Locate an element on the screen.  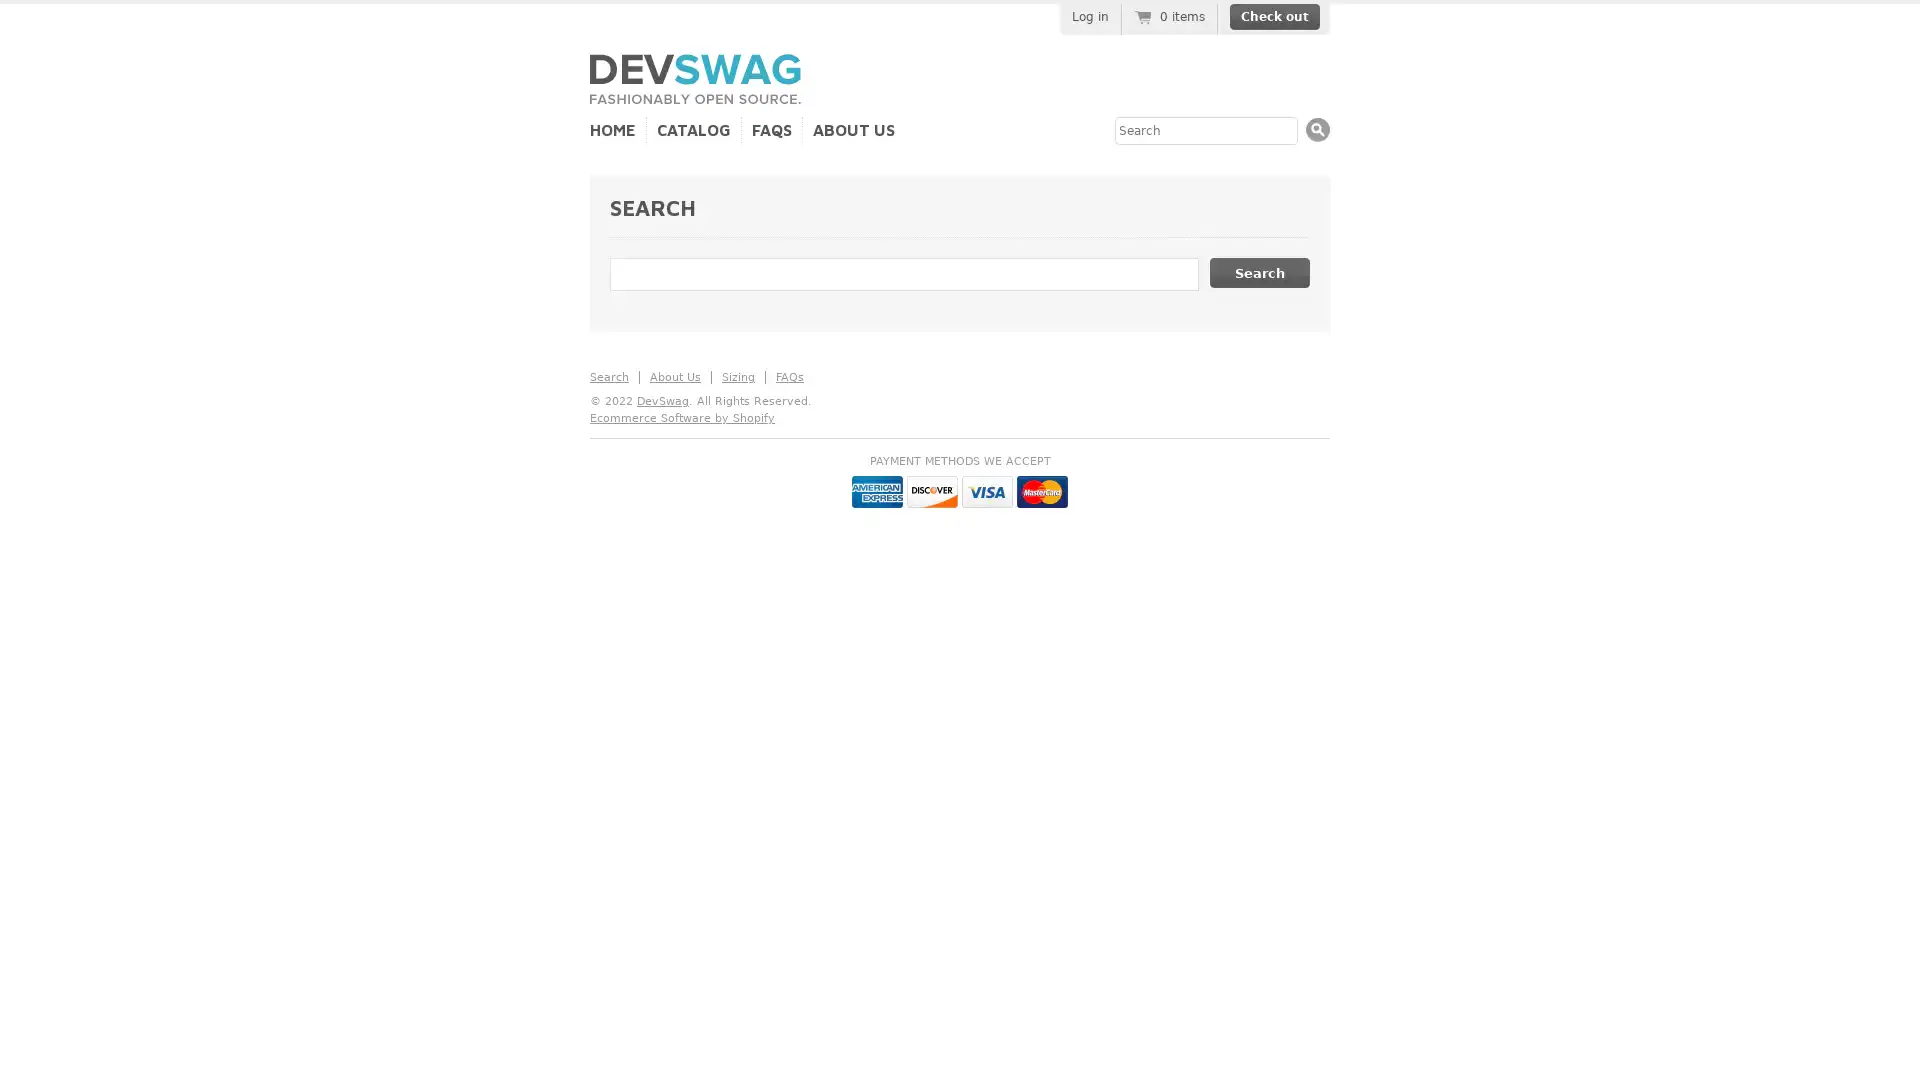
Search is located at coordinates (1318, 129).